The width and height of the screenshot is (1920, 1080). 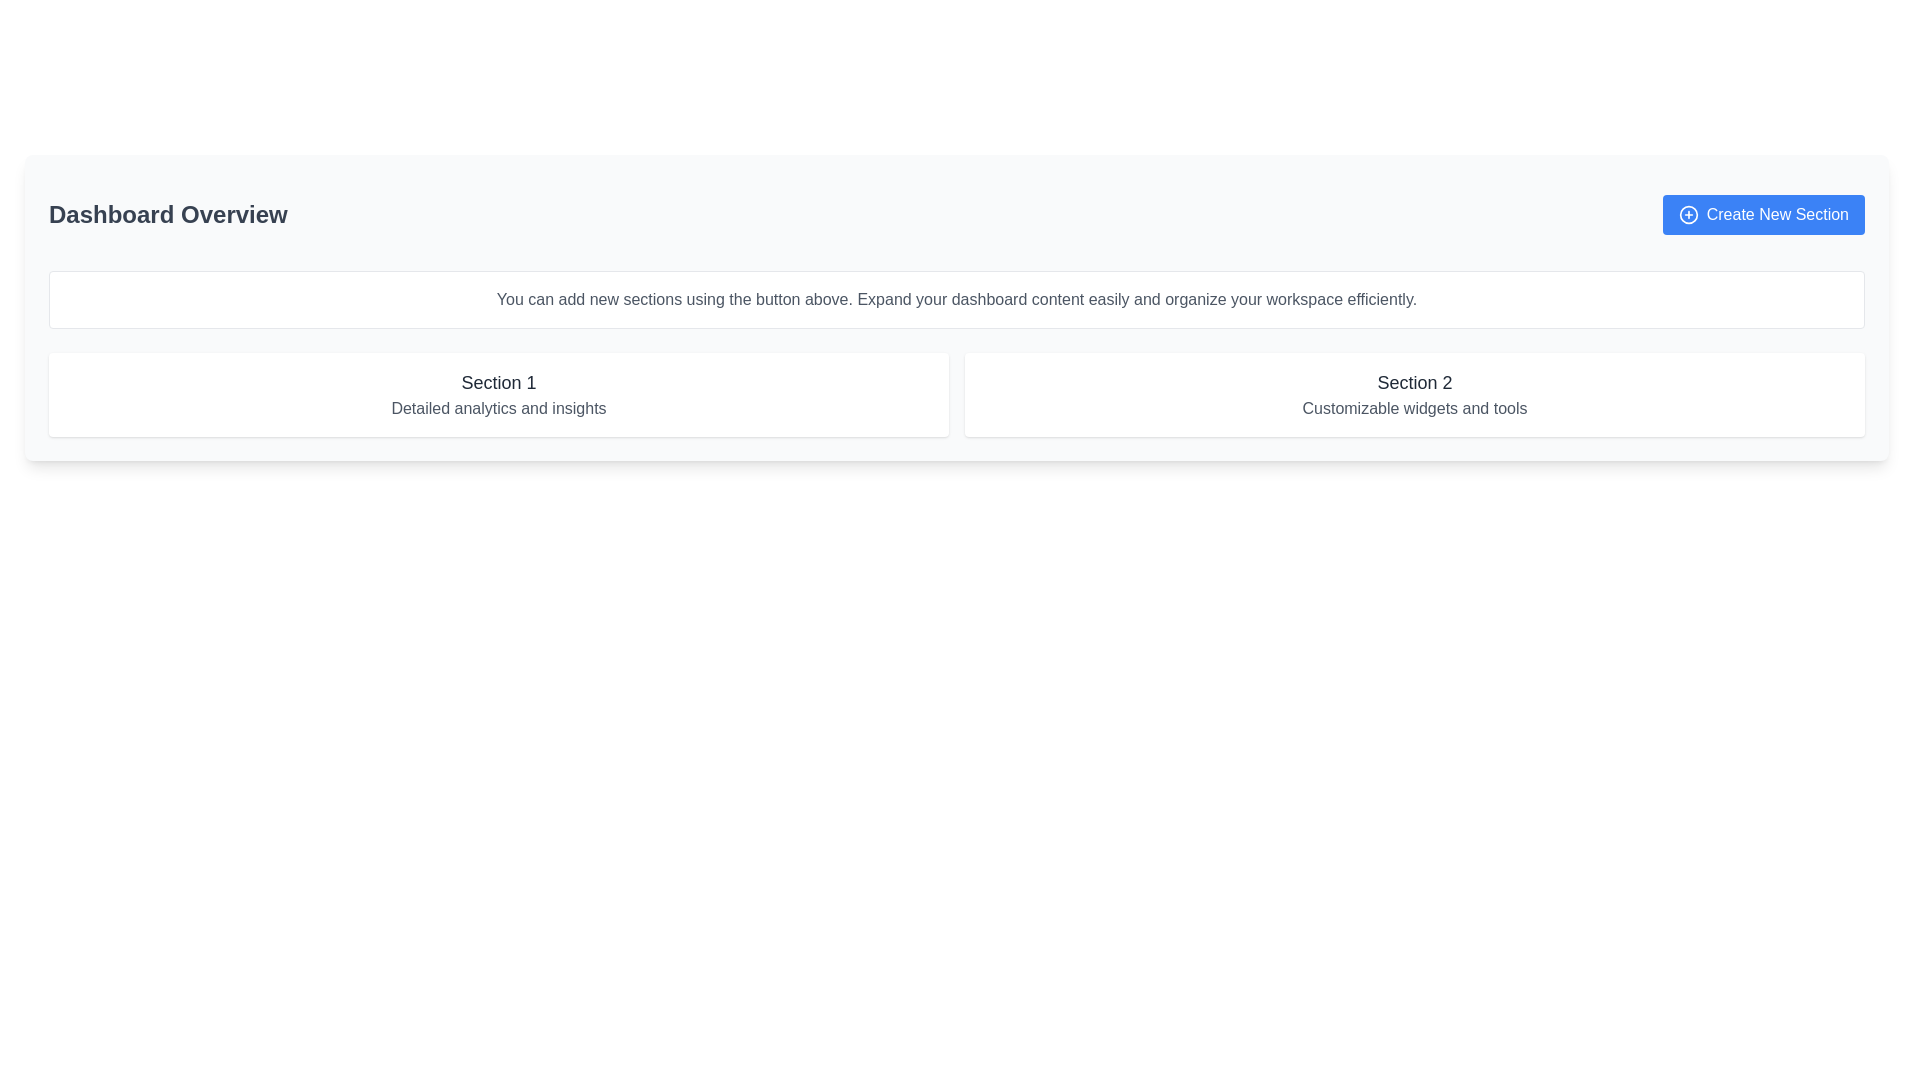 What do you see at coordinates (1687, 215) in the screenshot?
I see `the circular icon with a plus sign in its center, which has a blue background and white border, located to the left of the 'Create New Section' button at the top-right corner of the interface` at bounding box center [1687, 215].